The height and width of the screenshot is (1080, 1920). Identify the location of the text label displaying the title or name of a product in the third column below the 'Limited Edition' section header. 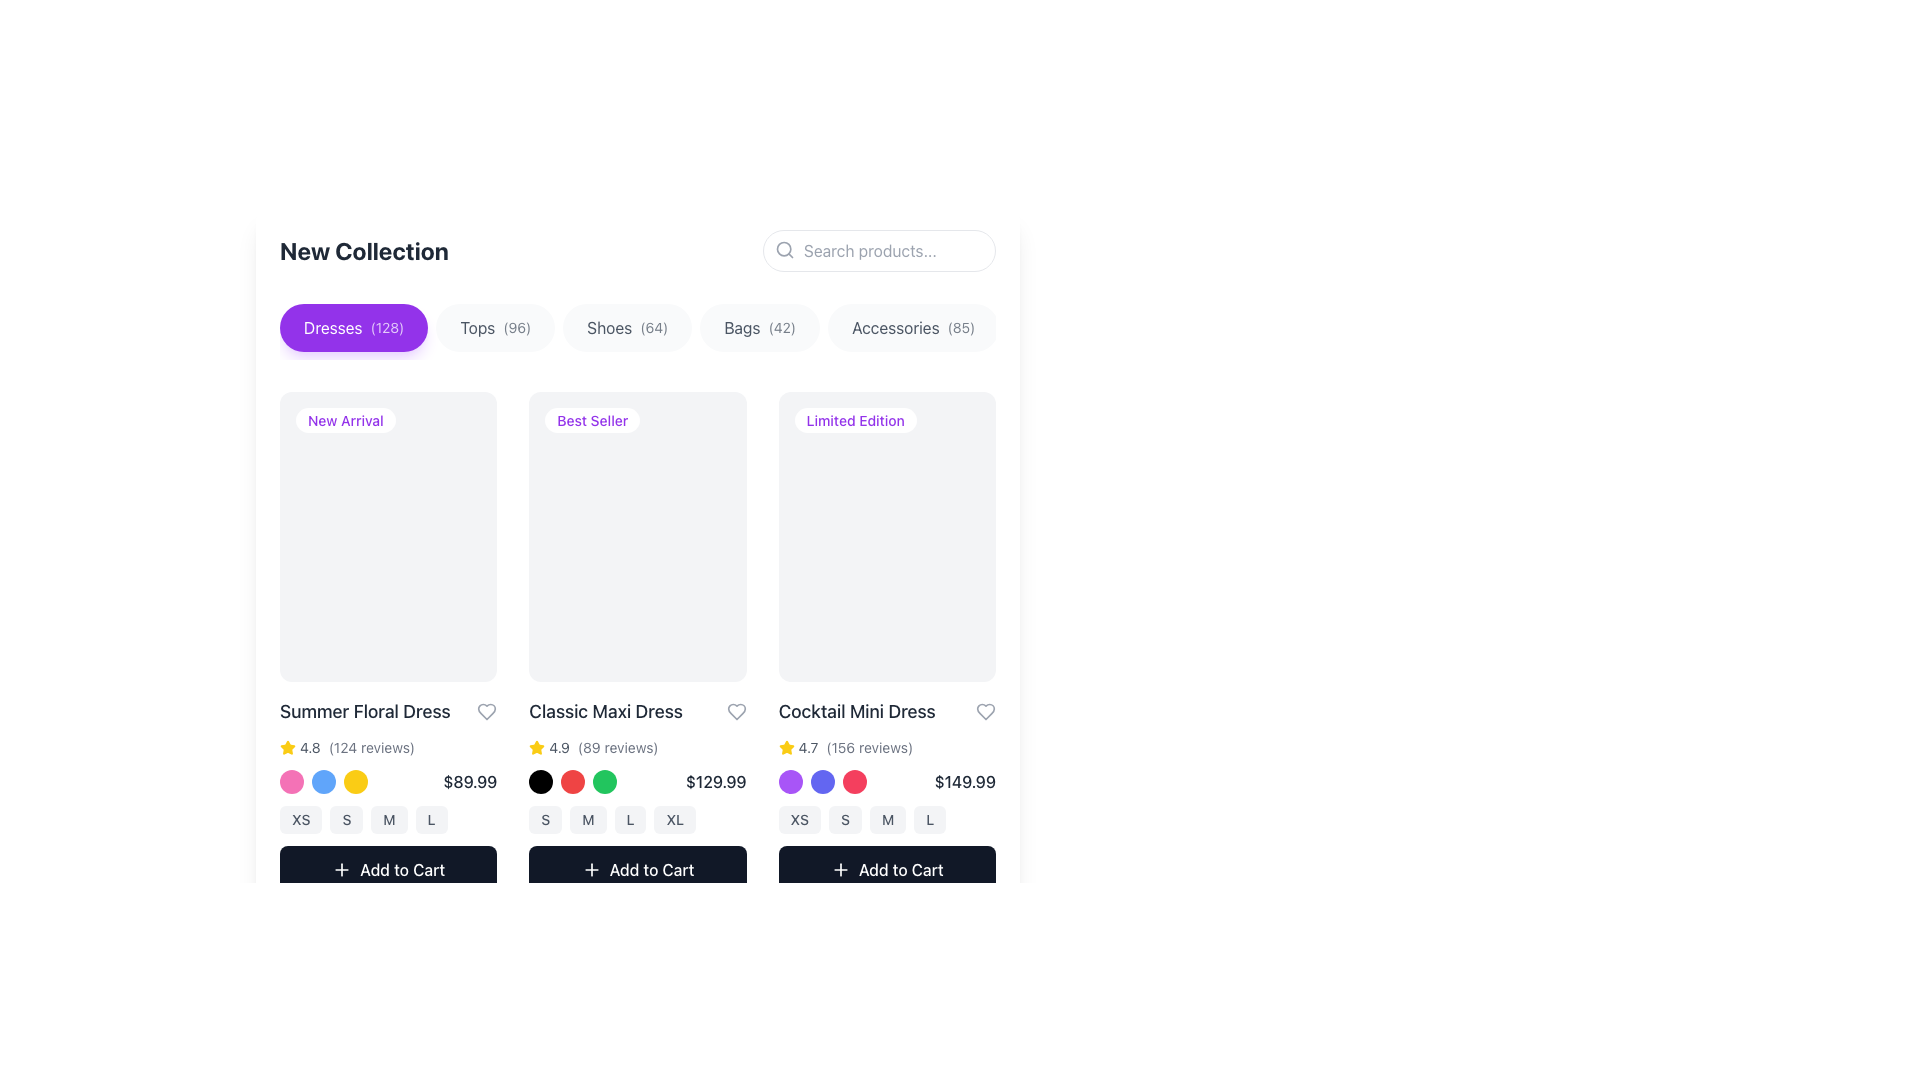
(857, 710).